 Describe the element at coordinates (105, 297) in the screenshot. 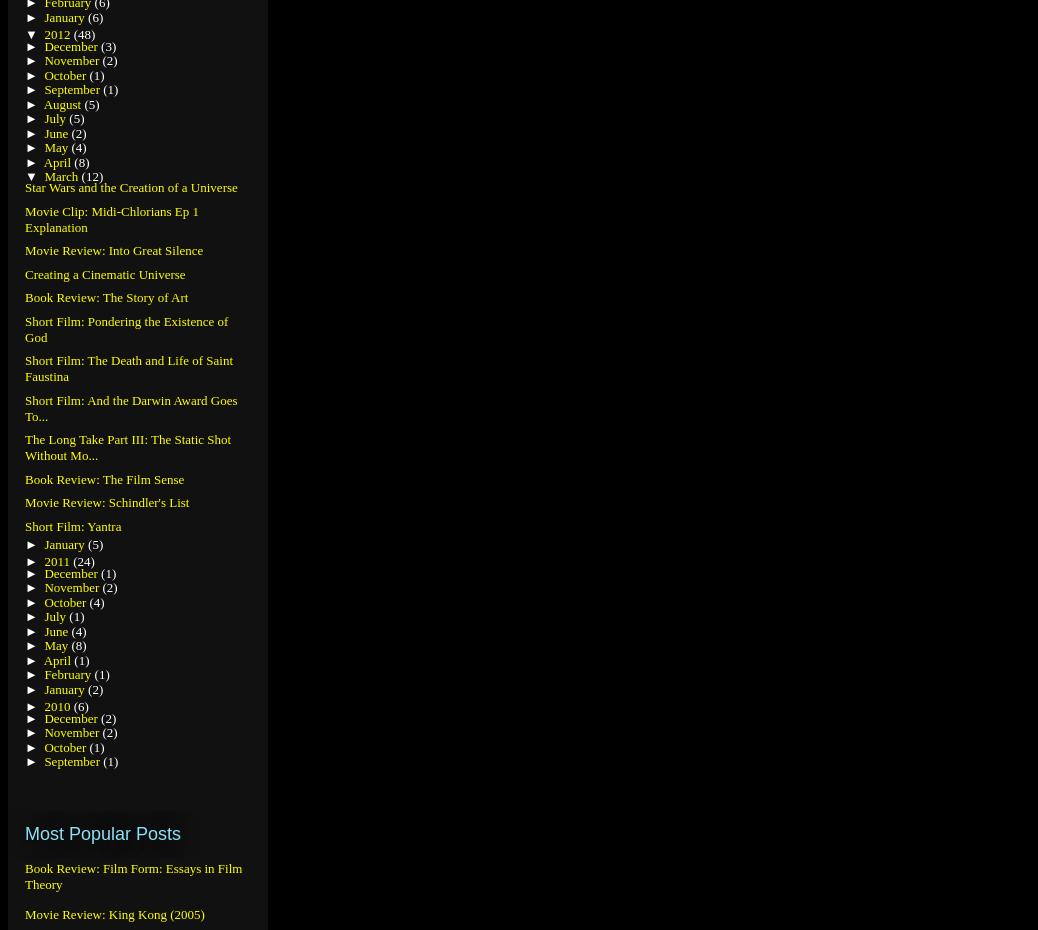

I see `'Book Review: The Story of Art'` at that location.